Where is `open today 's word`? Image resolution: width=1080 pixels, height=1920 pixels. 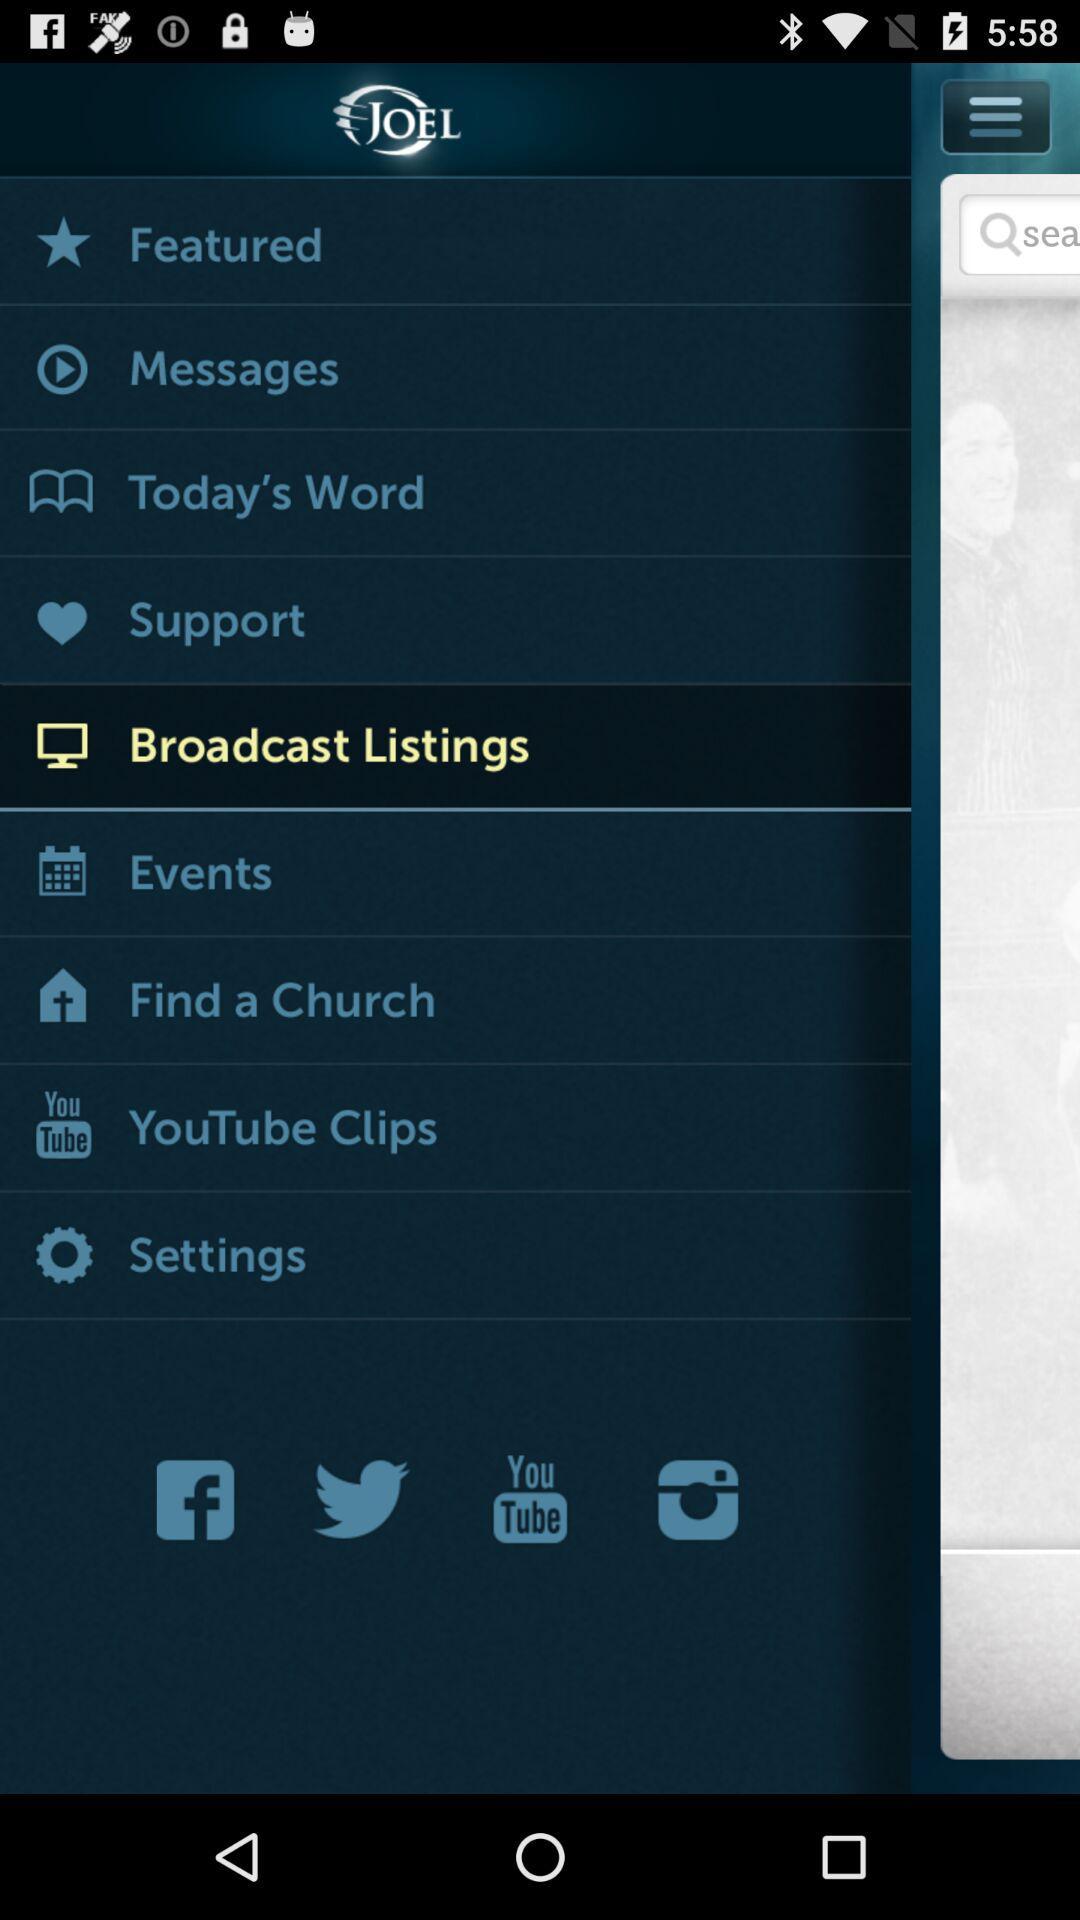
open today 's word is located at coordinates (455, 494).